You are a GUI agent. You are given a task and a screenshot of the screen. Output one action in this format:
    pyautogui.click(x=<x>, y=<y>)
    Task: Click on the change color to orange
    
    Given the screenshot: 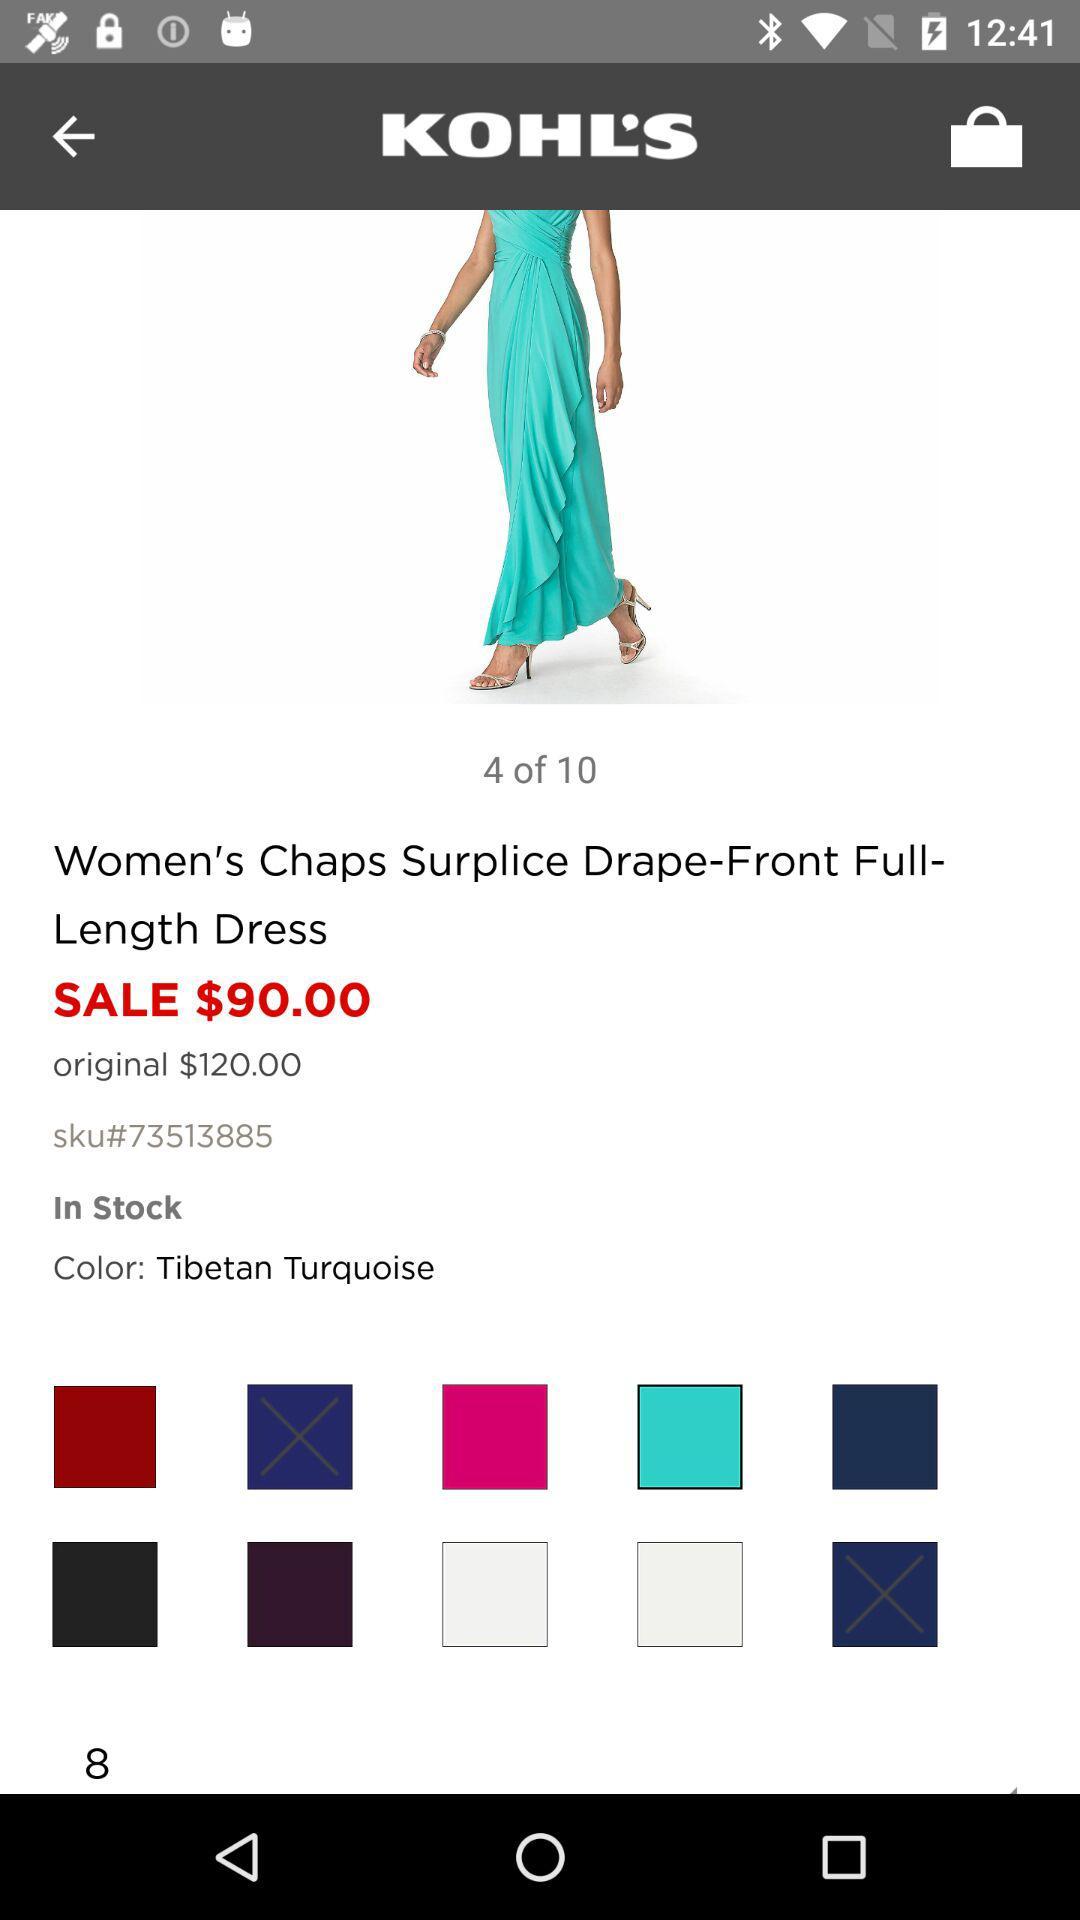 What is the action you would take?
    pyautogui.click(x=104, y=1435)
    